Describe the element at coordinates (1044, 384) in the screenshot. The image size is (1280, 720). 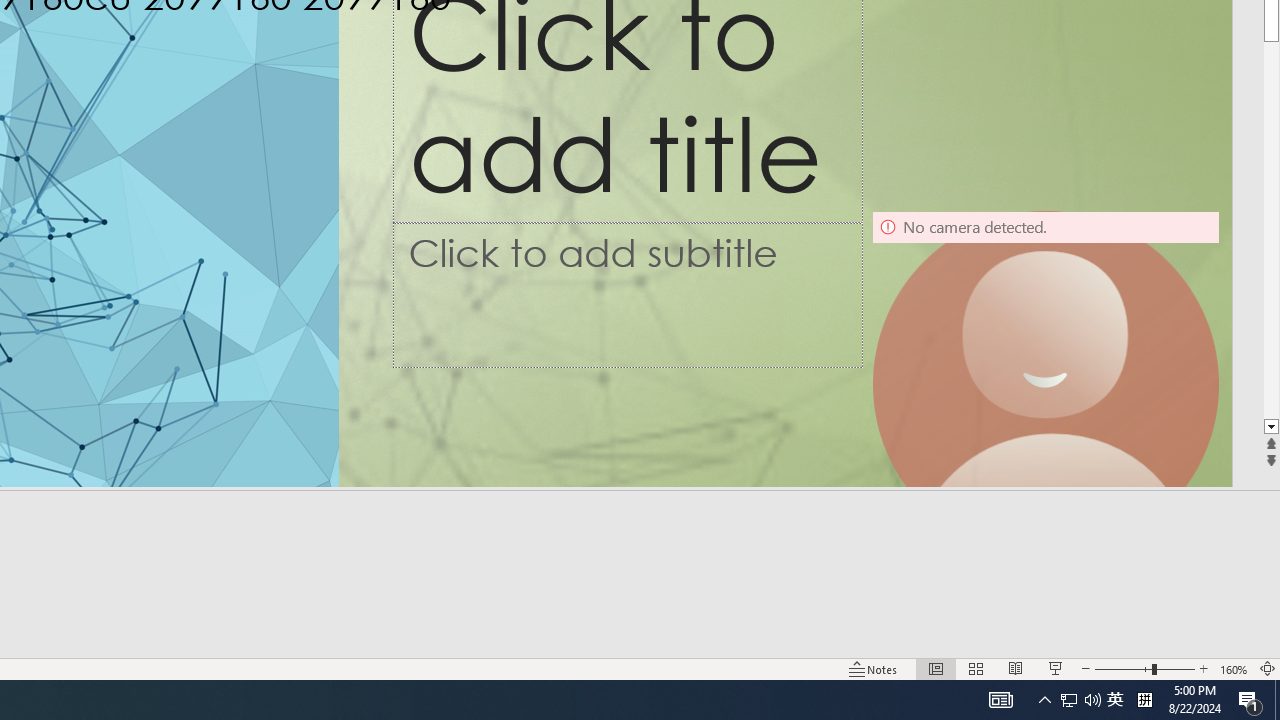
I see `'Camera 9, No camera detected.'` at that location.